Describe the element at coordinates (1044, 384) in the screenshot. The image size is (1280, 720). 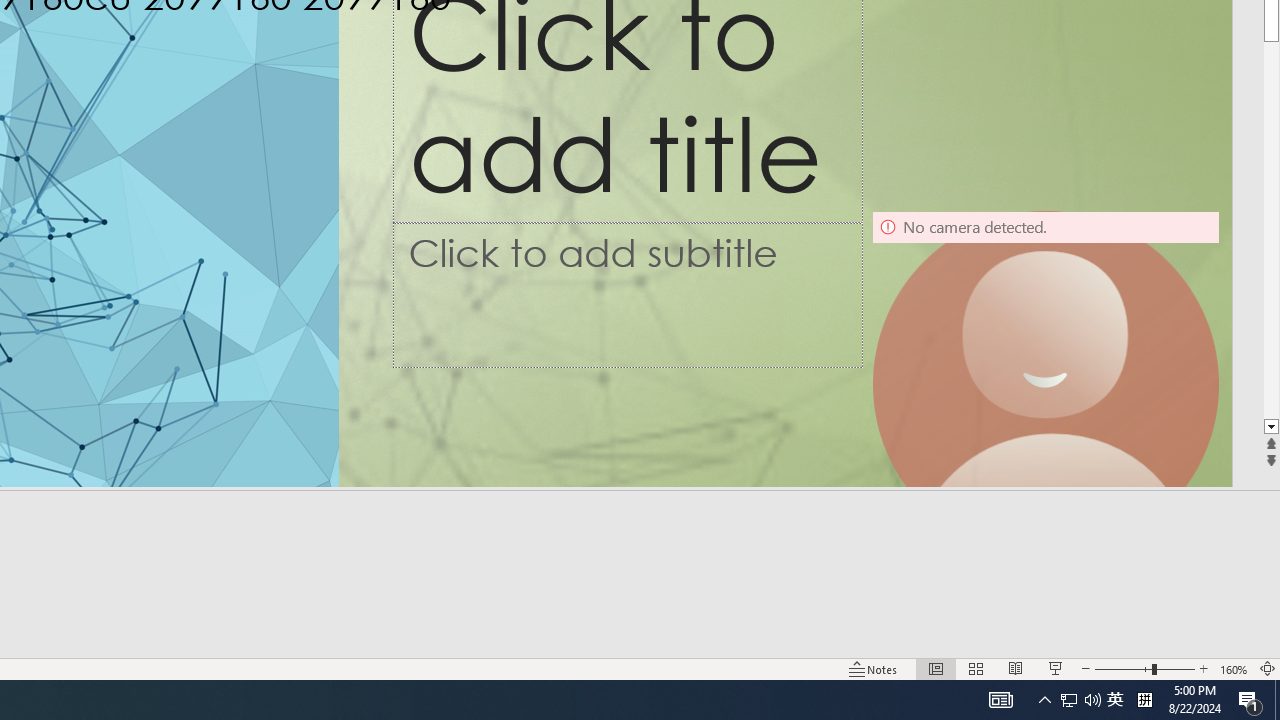
I see `'Camera 9, No camera detected.'` at that location.